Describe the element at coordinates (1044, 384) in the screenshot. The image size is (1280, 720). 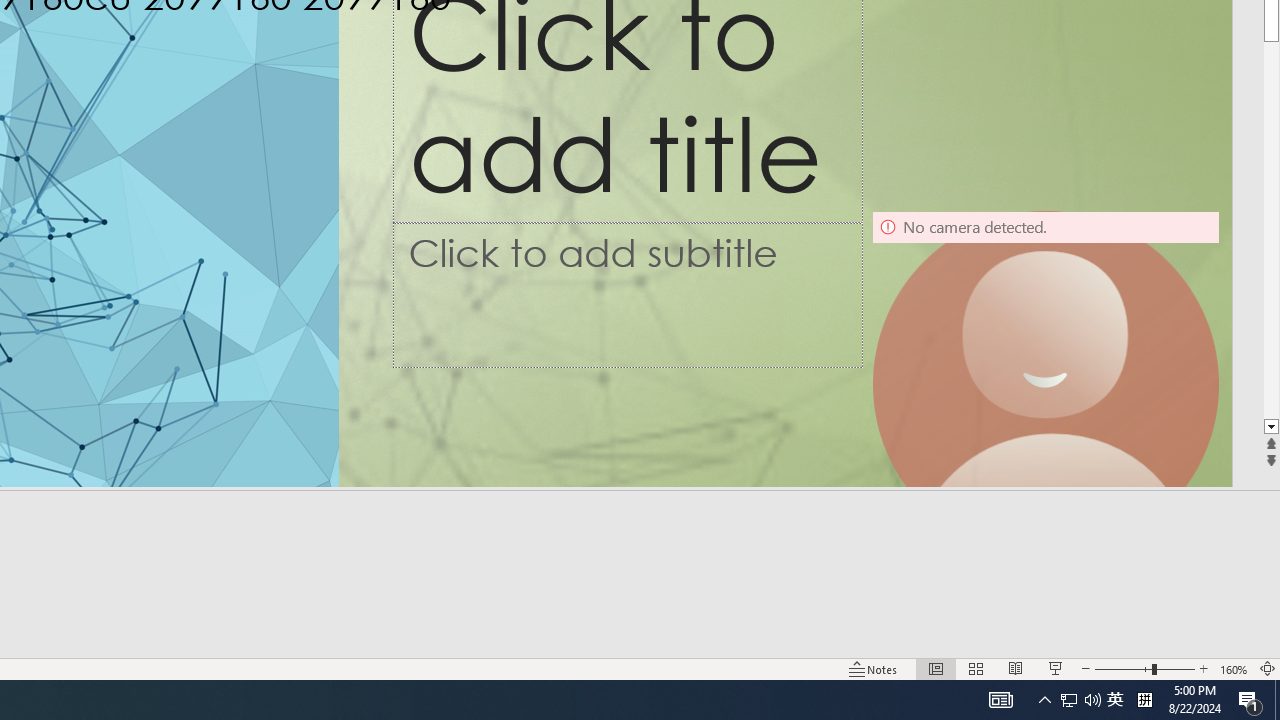
I see `'Camera 9, No camera detected.'` at that location.